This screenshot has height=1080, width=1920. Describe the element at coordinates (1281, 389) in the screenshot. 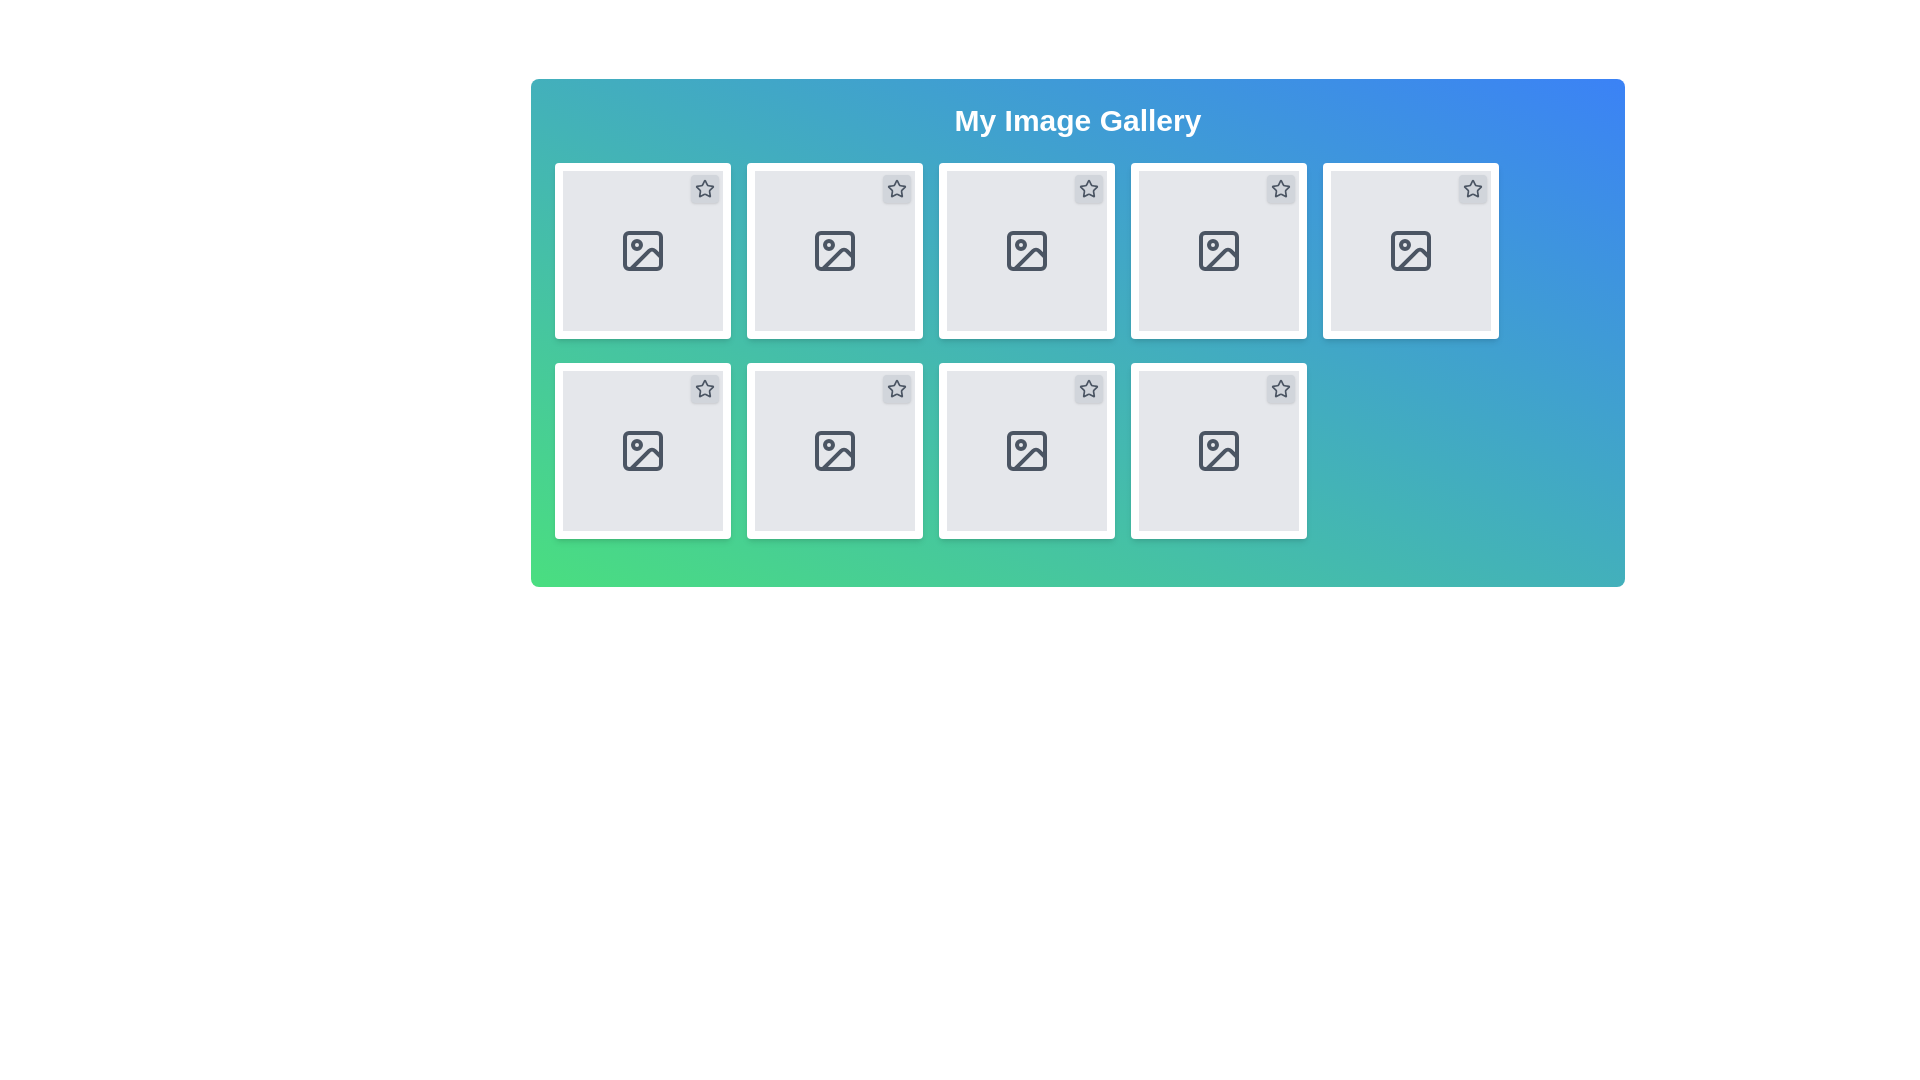

I see `the star-shaped icon in the top-right corner of the bottom-right tile in the grid layout` at that location.